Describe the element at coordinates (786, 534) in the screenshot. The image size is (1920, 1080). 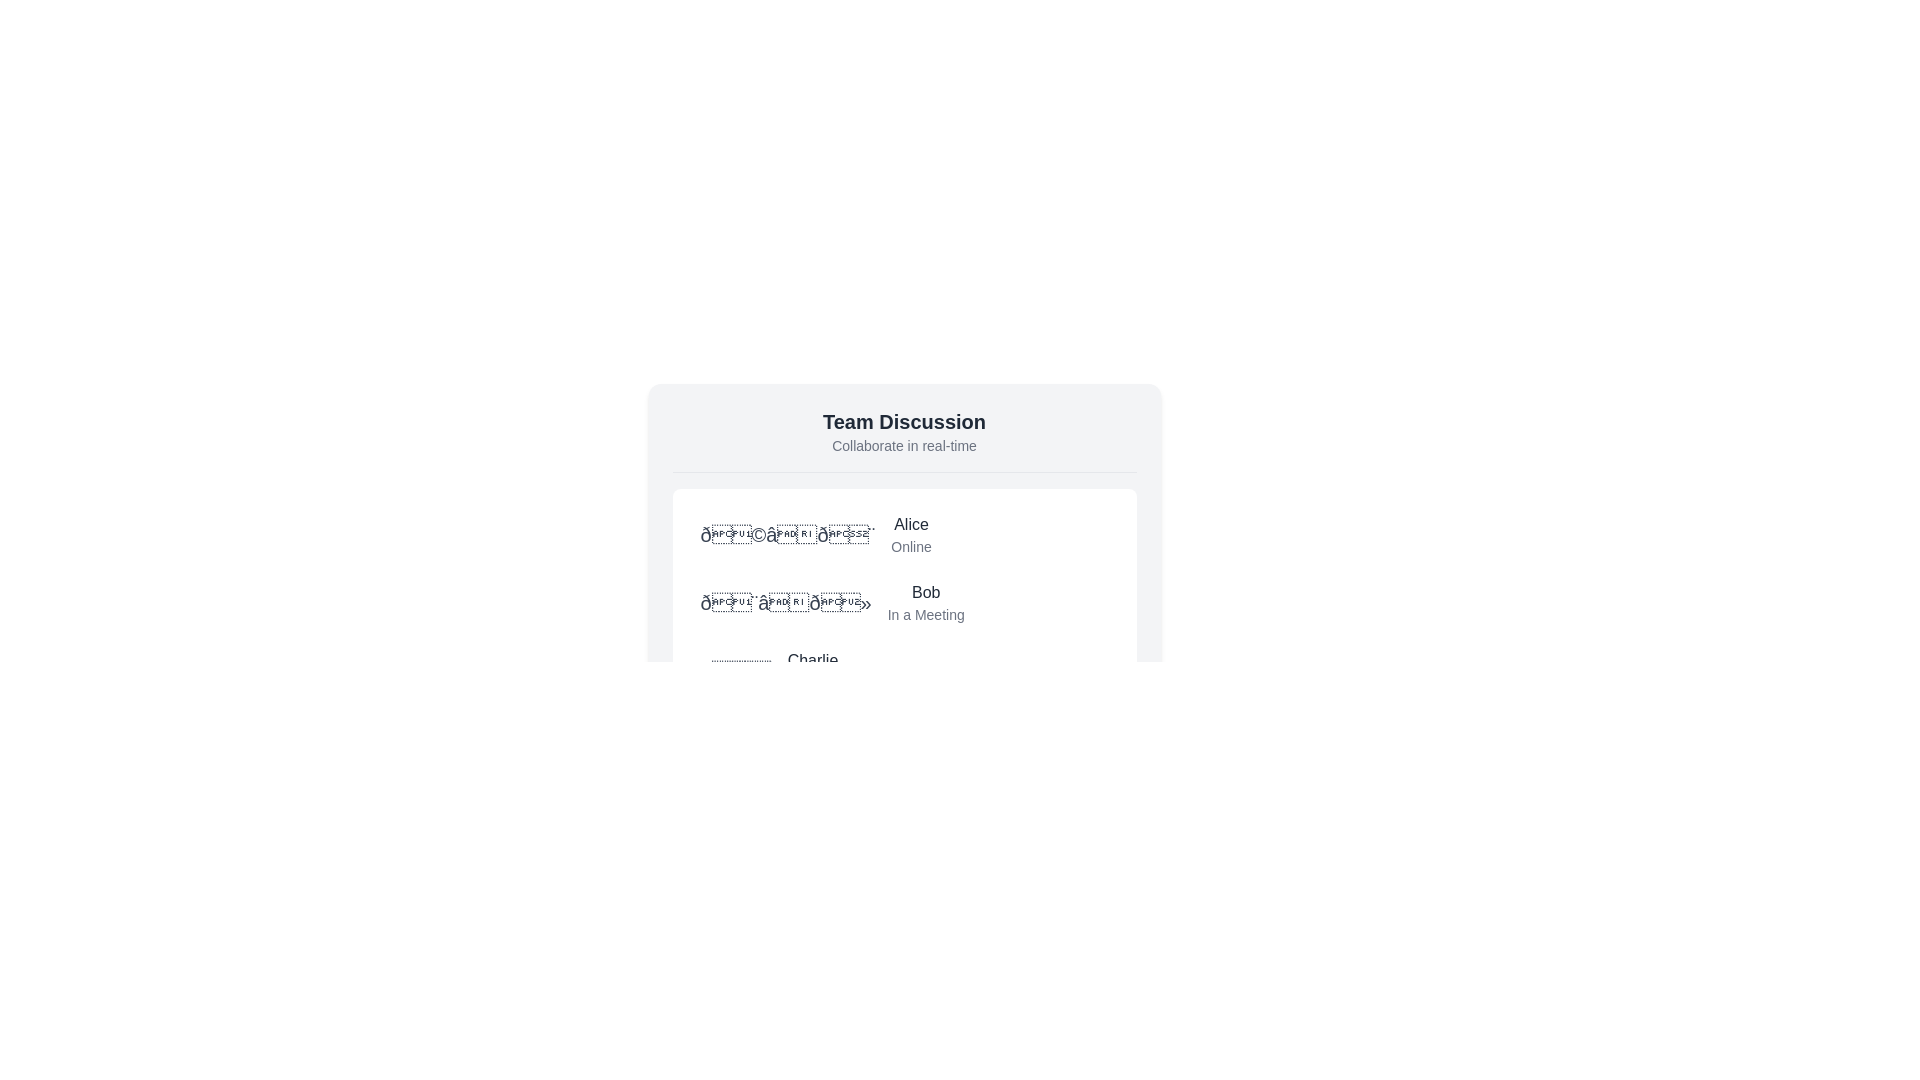
I see `the emoji-like icon character with large text style located within the user-related information content block` at that location.